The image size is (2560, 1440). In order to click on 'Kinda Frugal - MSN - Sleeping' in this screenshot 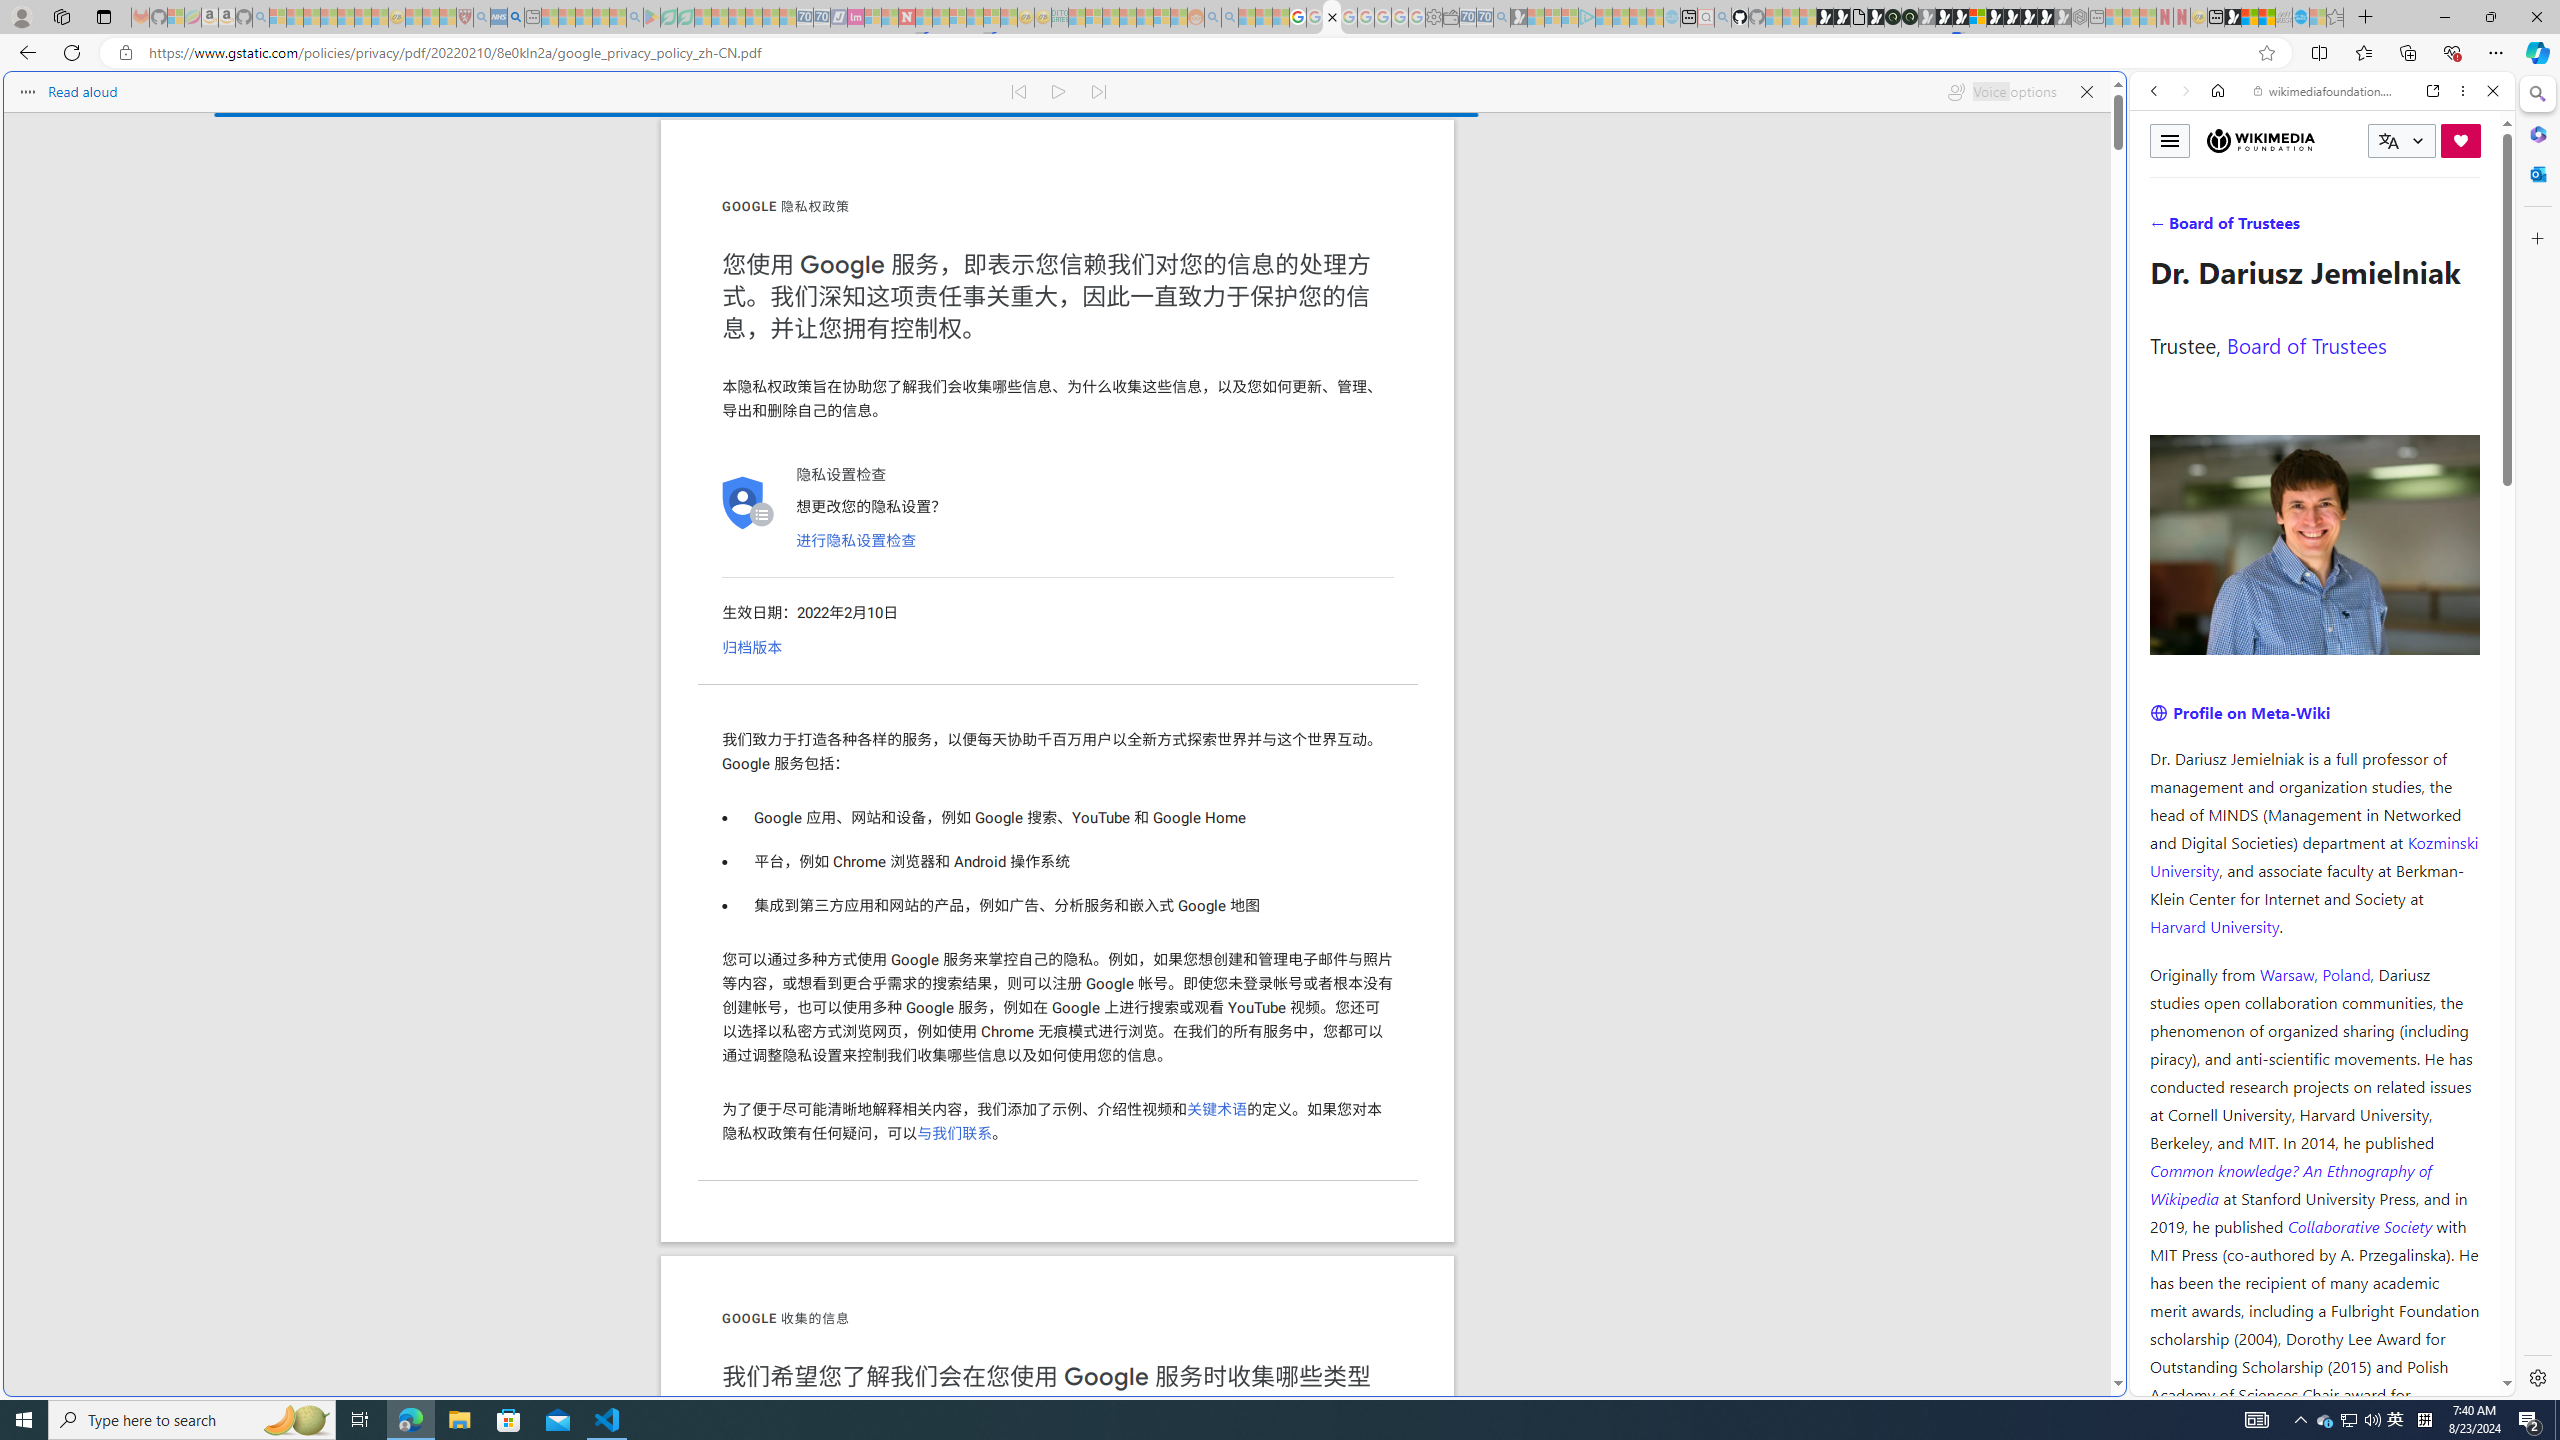, I will do `click(1145, 16)`.